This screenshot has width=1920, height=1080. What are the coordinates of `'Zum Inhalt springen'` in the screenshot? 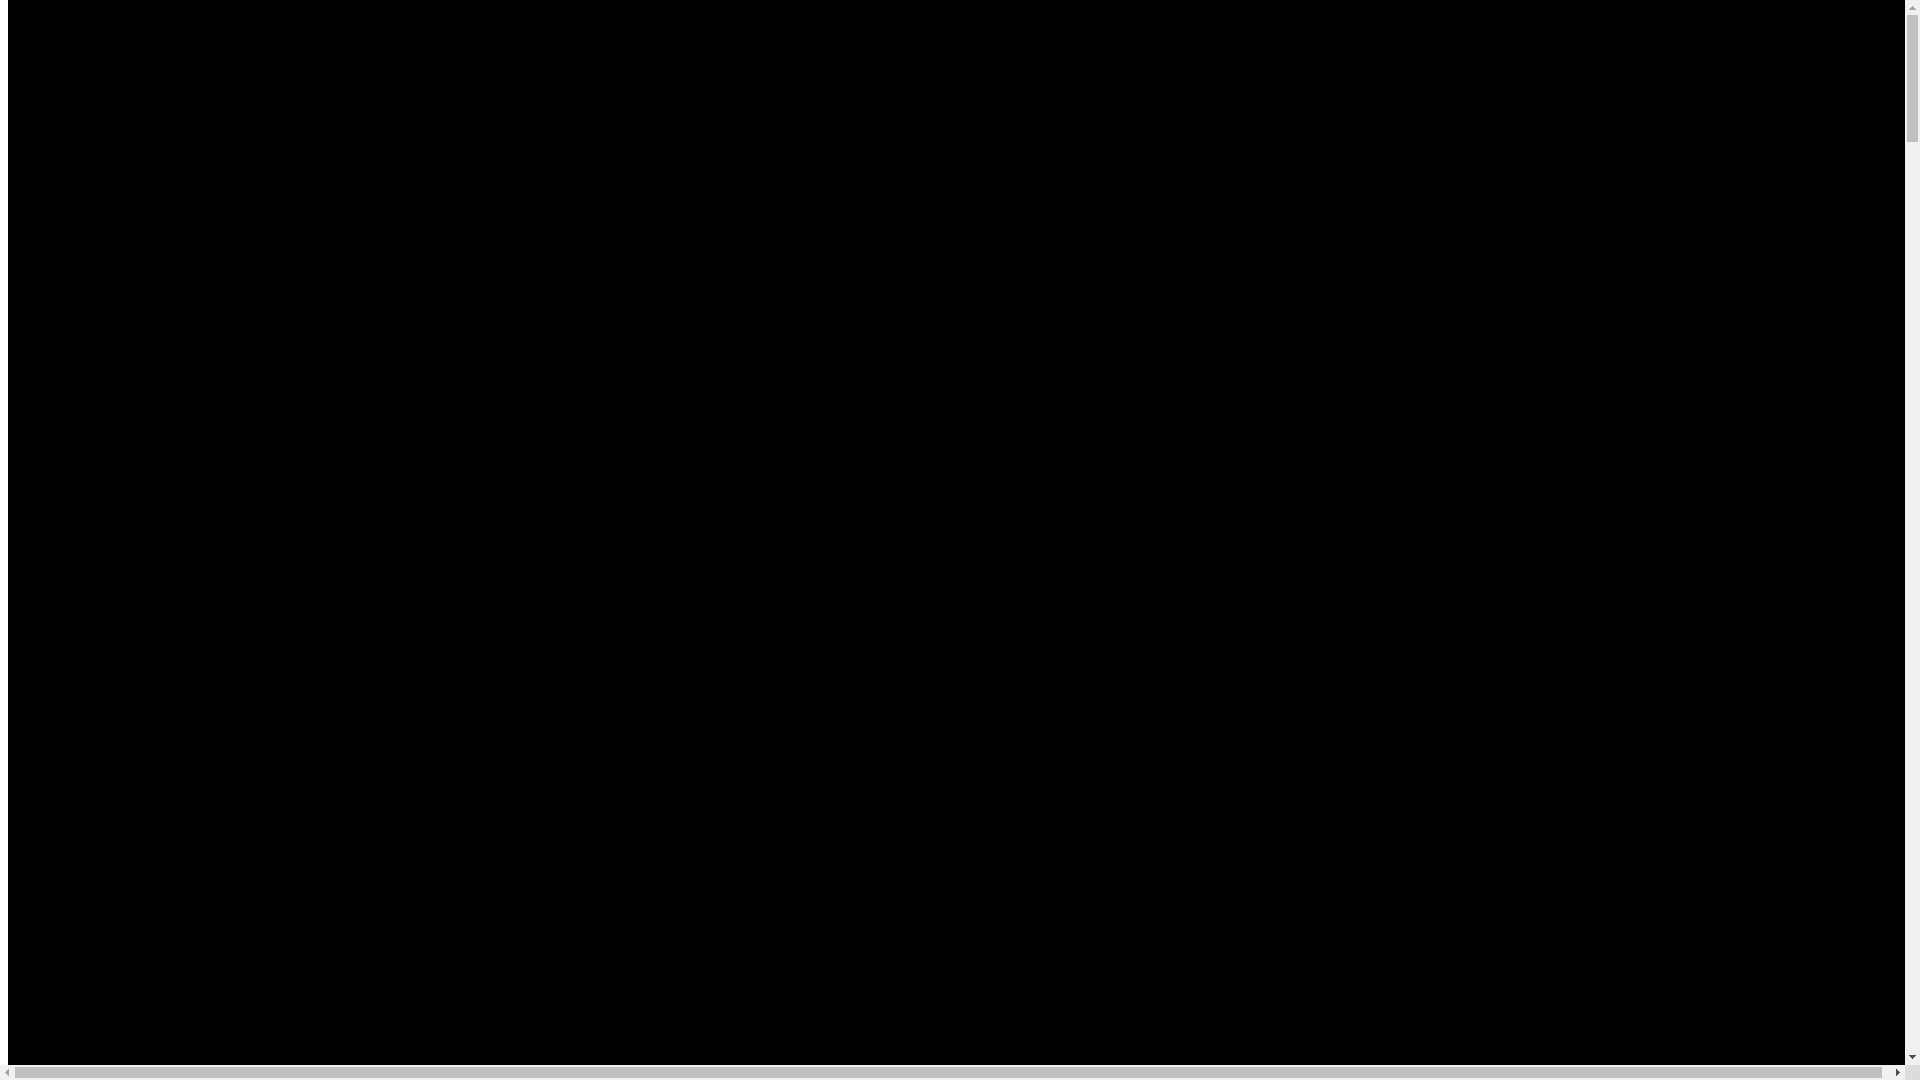 It's located at (73, 16).